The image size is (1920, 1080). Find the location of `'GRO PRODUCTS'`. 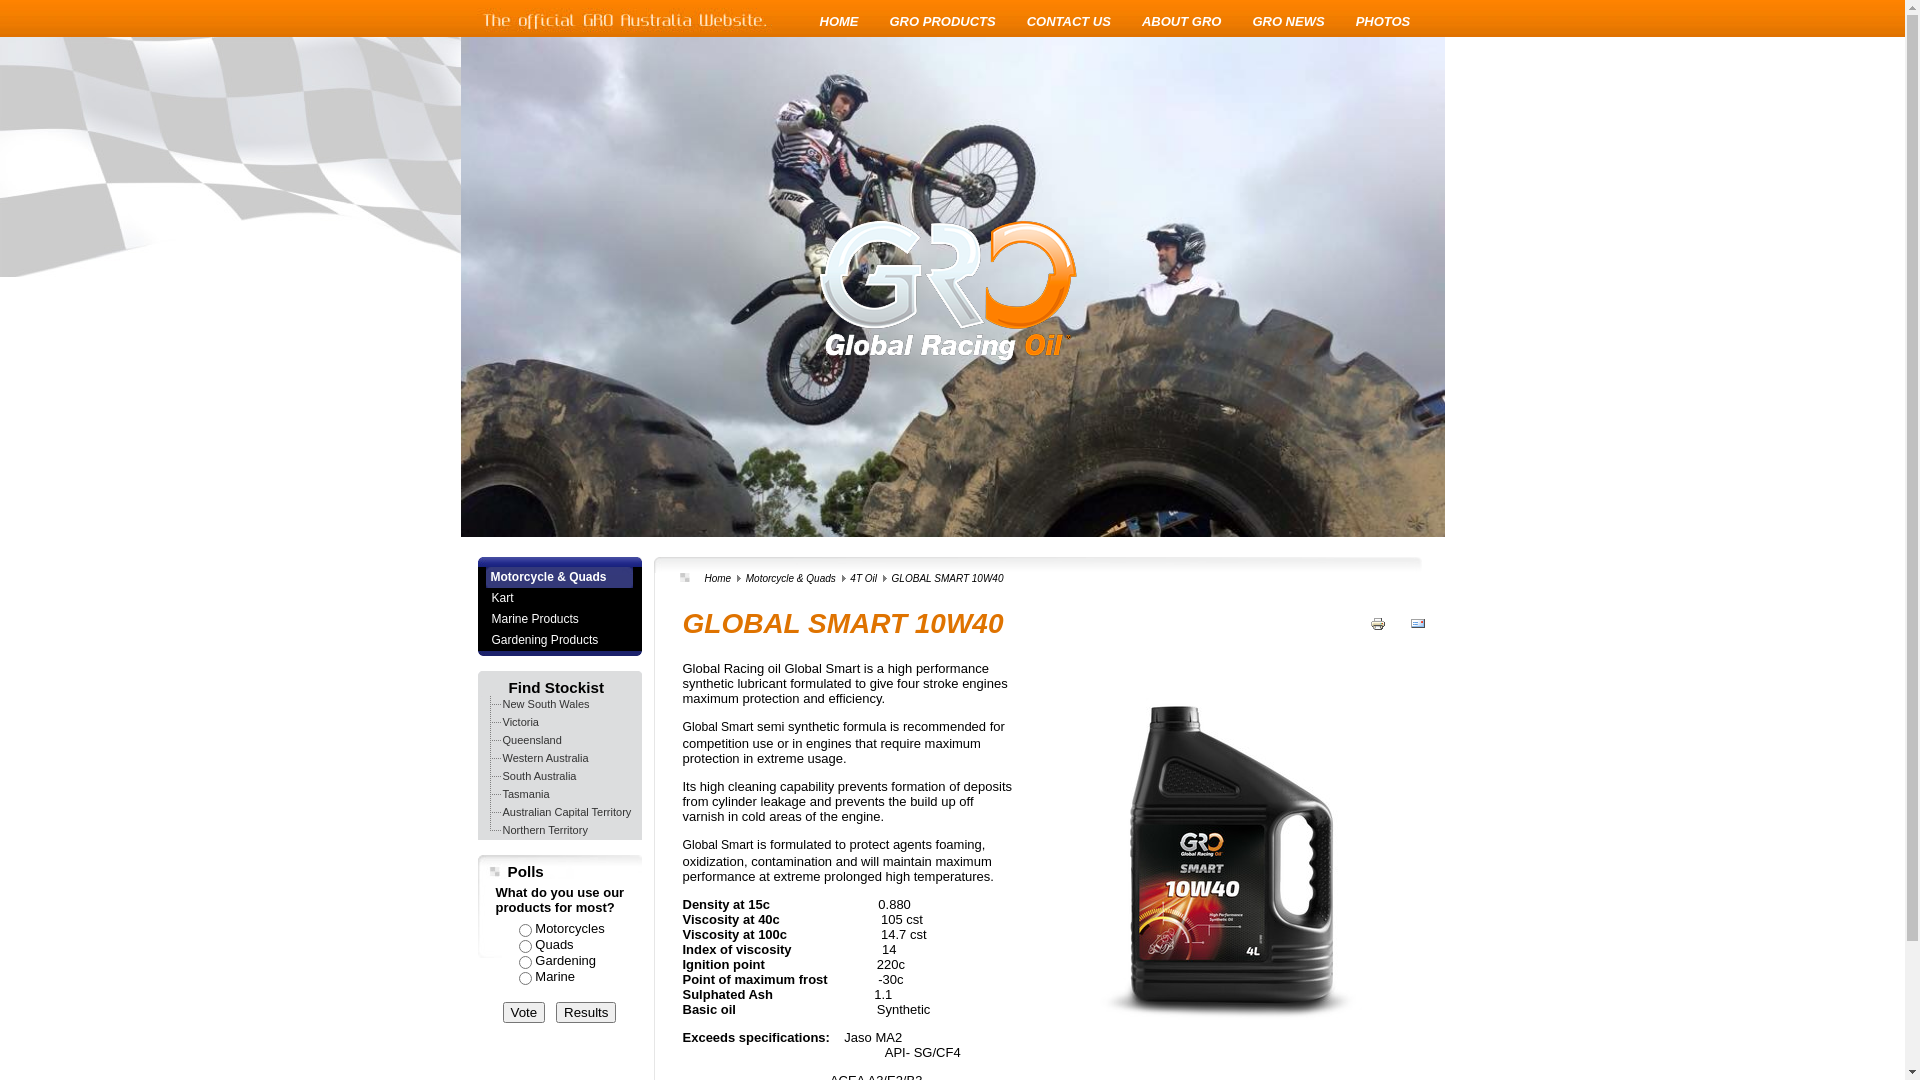

'GRO PRODUCTS' is located at coordinates (888, 21).